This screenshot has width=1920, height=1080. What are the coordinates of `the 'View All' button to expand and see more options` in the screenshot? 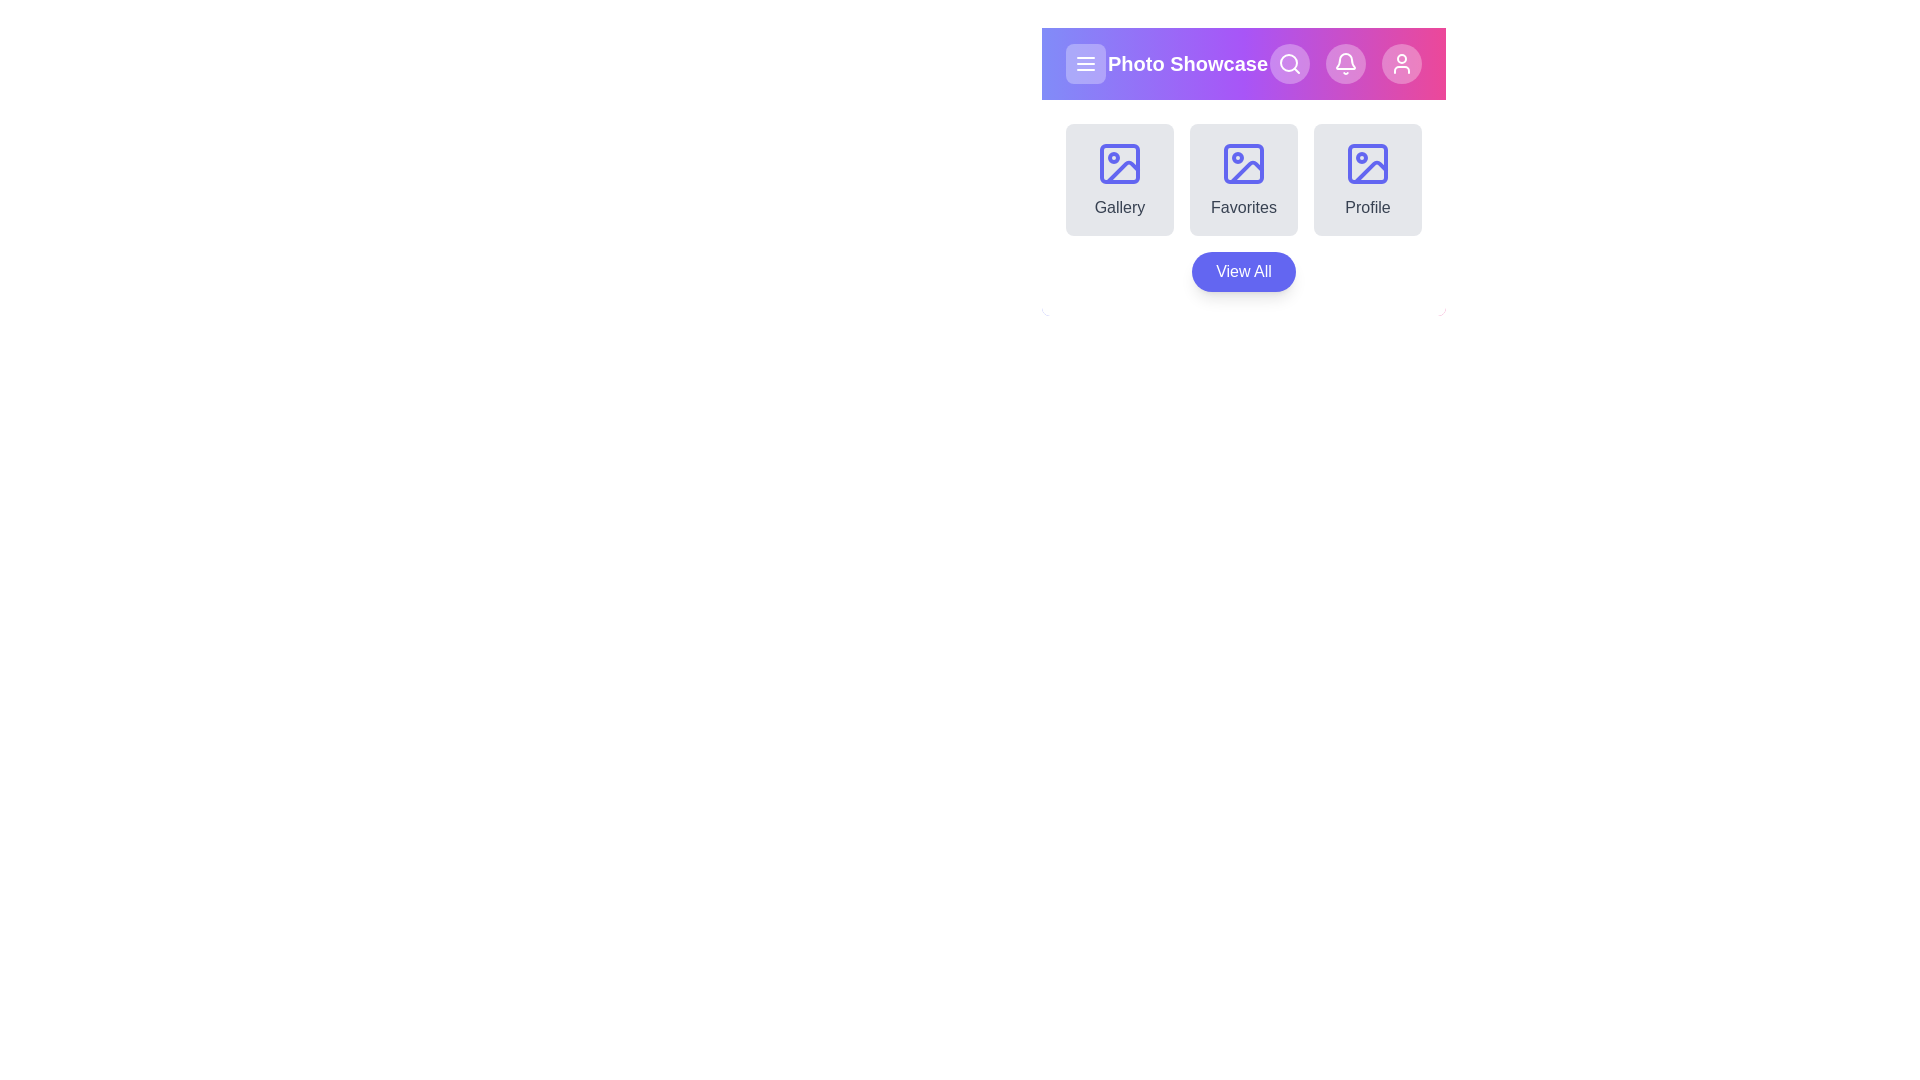 It's located at (1242, 272).